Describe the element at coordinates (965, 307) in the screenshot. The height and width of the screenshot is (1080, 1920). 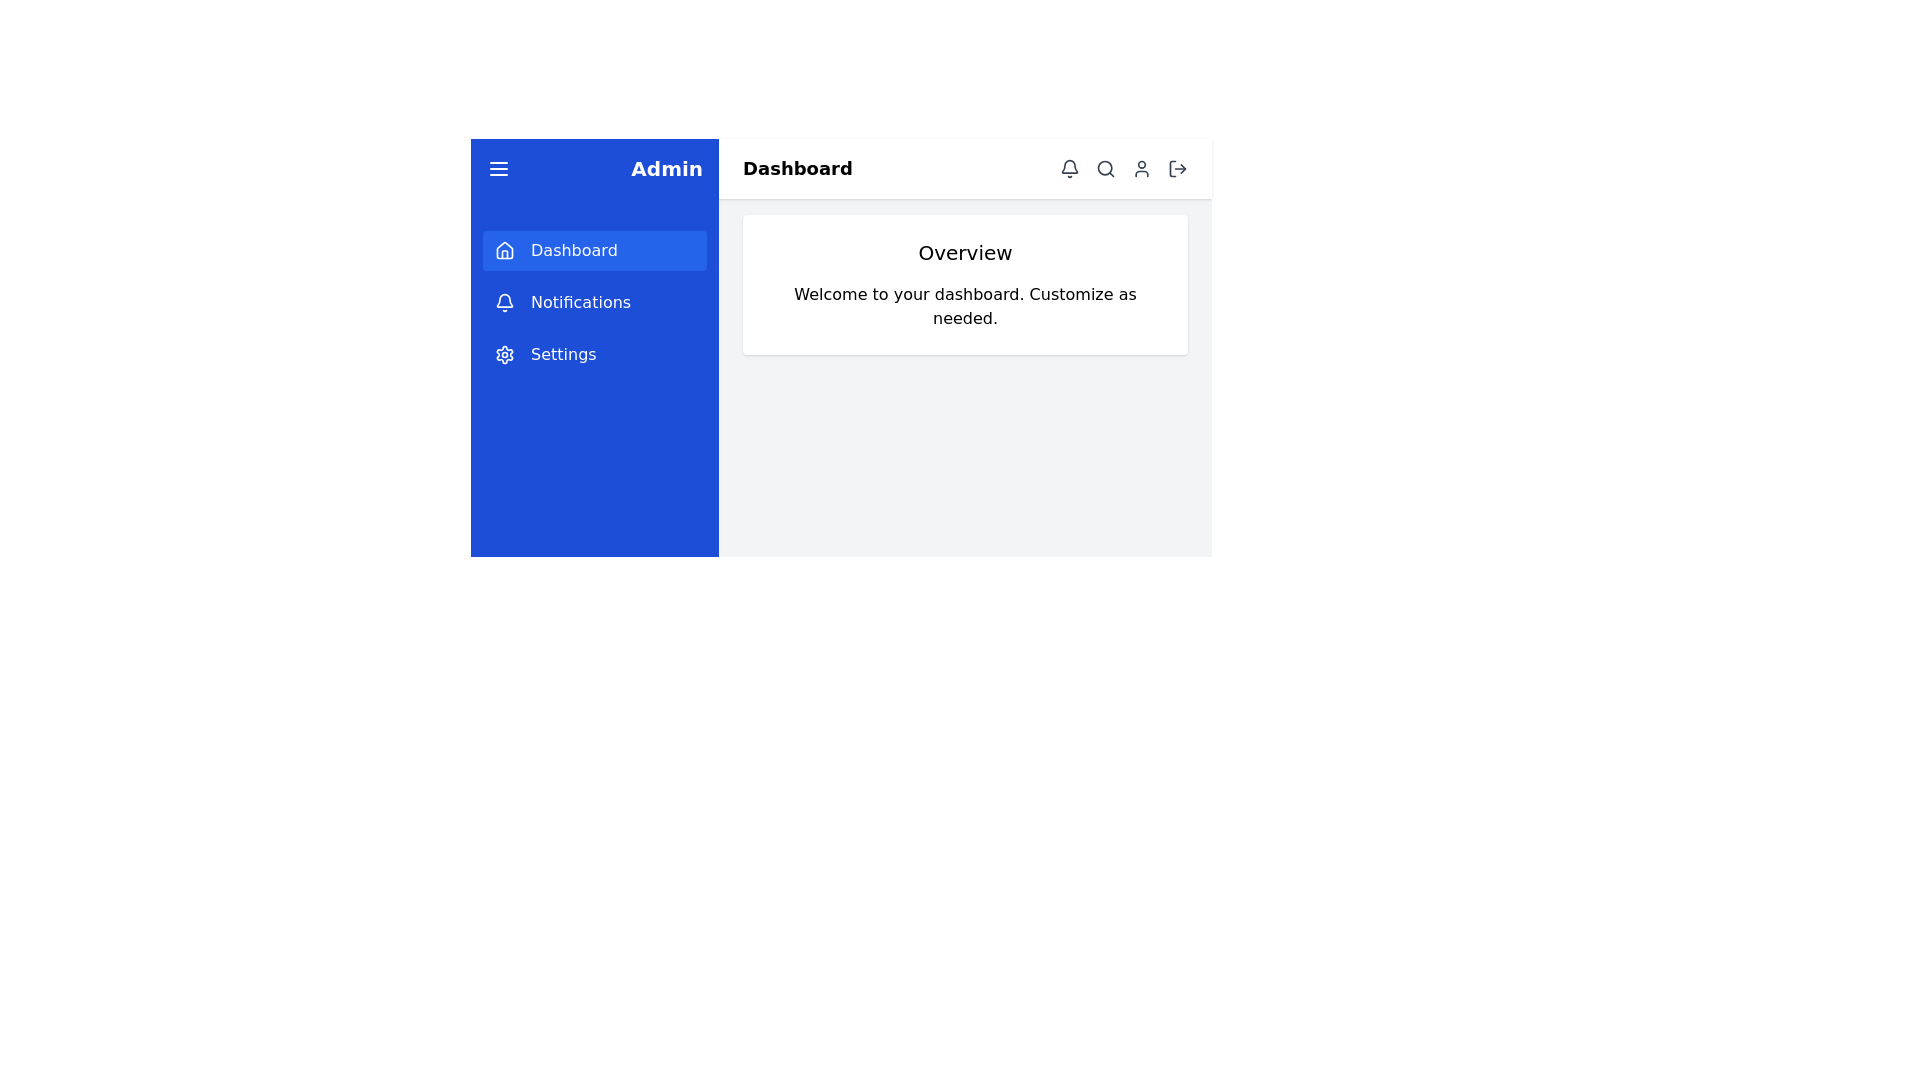
I see `the static text element that states 'Welcome to your dashboard. Customize as needed.', which is located beneath the 'Overview' header` at that location.